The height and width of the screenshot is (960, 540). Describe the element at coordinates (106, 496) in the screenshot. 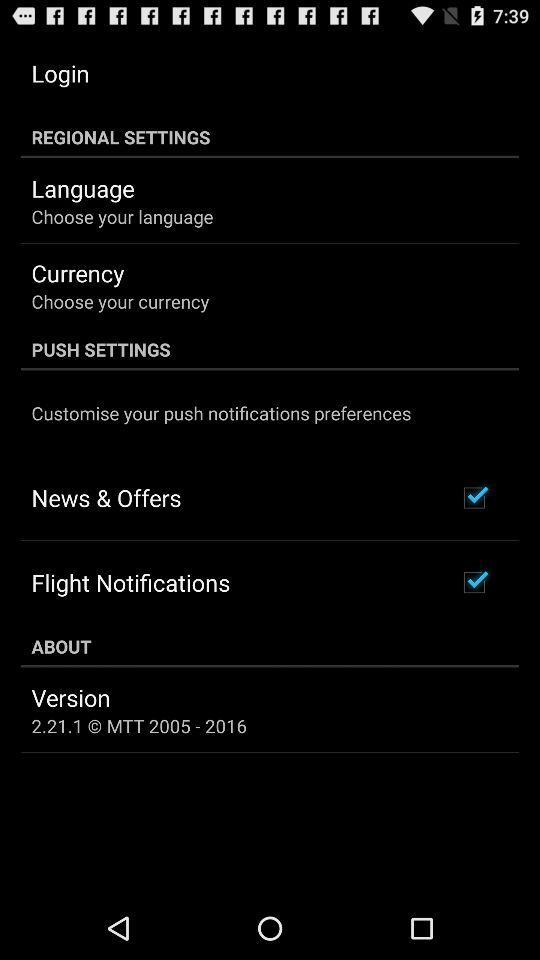

I see `news & offers` at that location.